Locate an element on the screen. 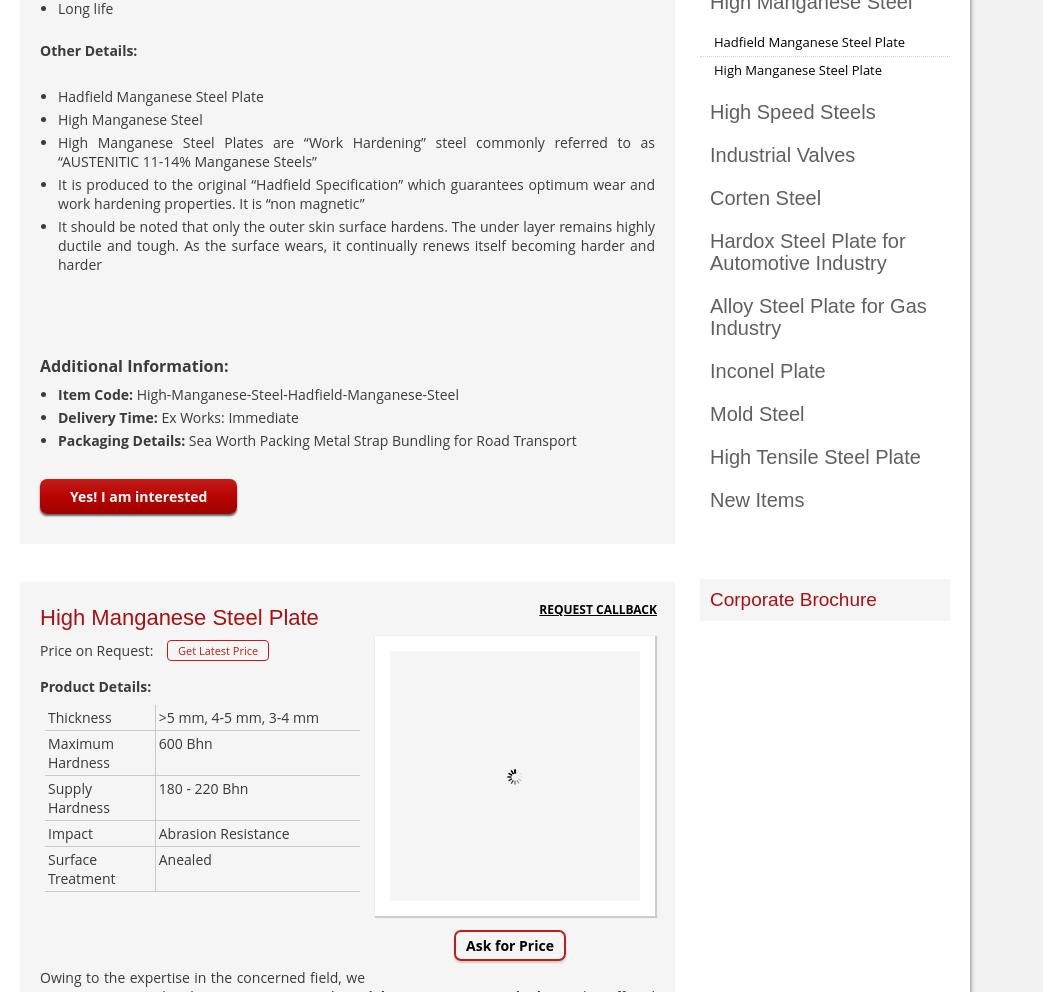 The height and width of the screenshot is (992, 1043). 'Price on Request:' is located at coordinates (96, 650).